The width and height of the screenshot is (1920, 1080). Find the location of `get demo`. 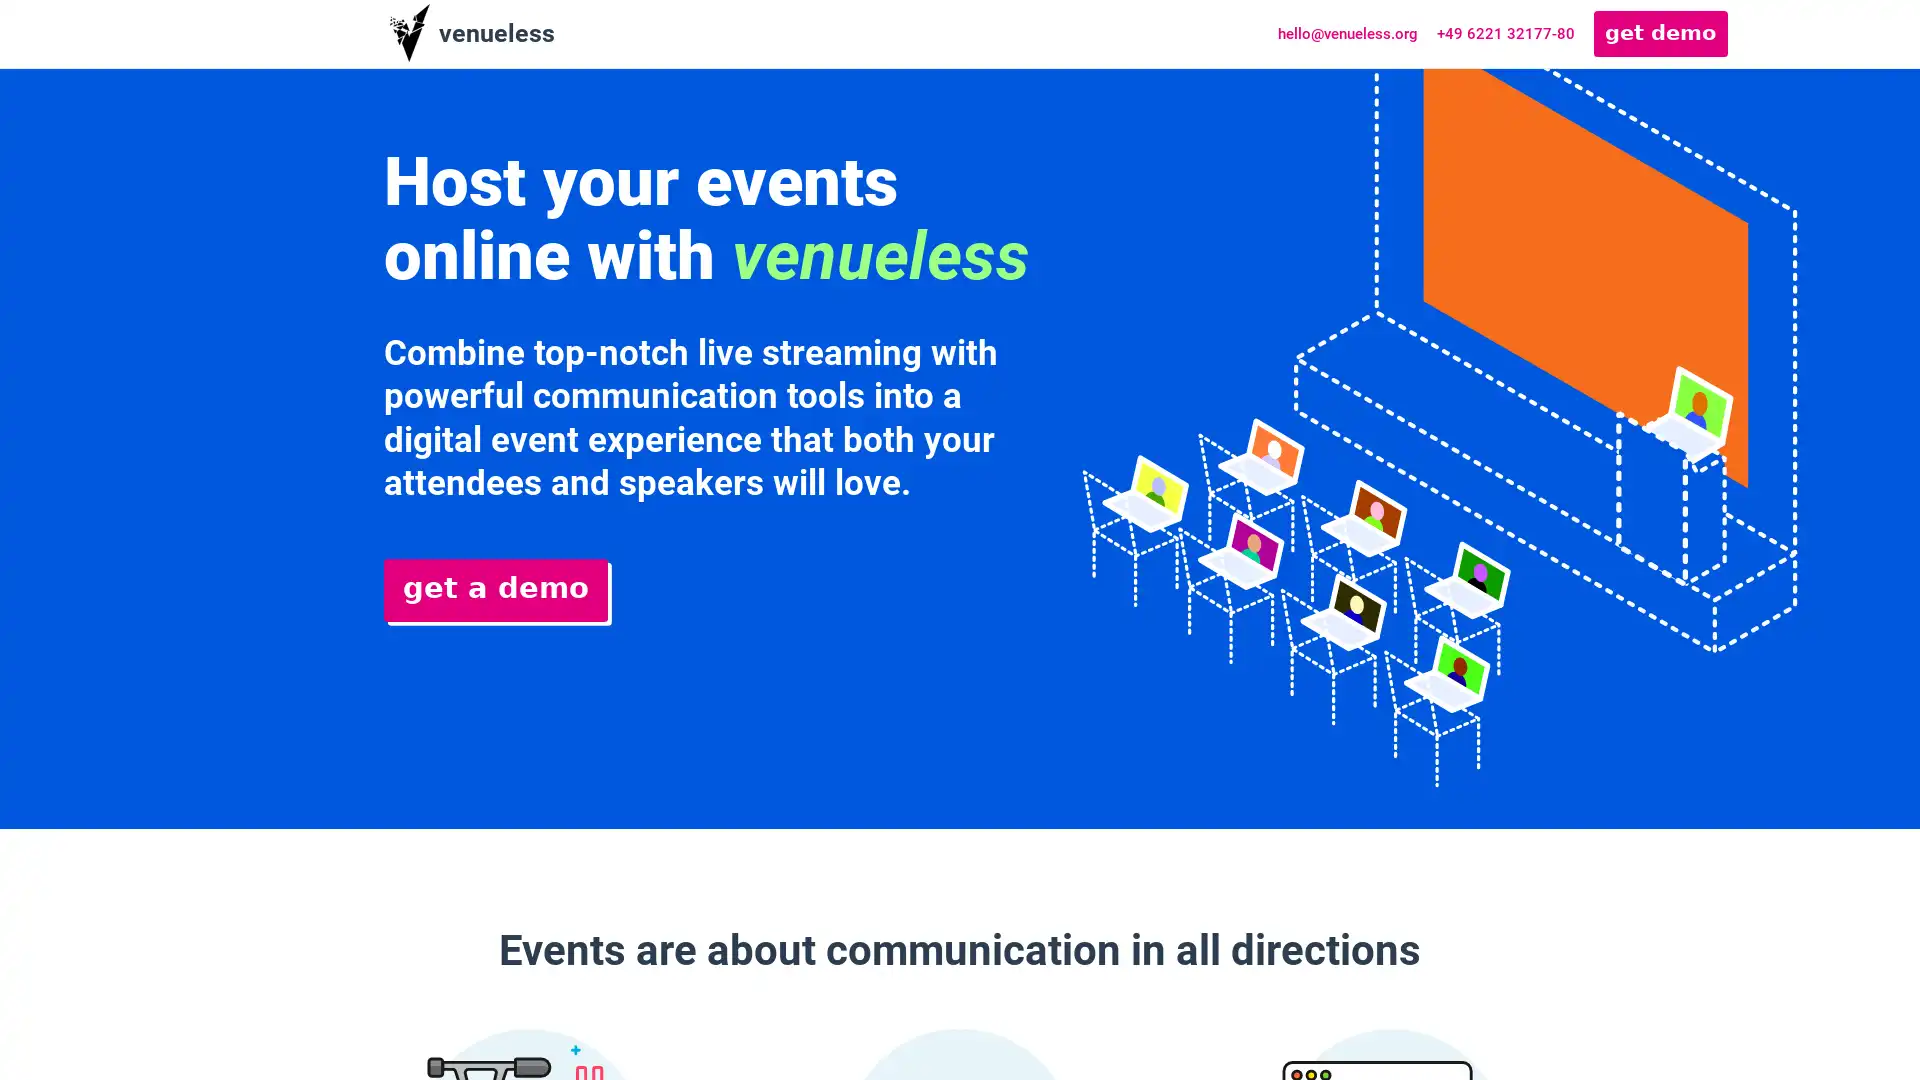

get demo is located at coordinates (1660, 33).